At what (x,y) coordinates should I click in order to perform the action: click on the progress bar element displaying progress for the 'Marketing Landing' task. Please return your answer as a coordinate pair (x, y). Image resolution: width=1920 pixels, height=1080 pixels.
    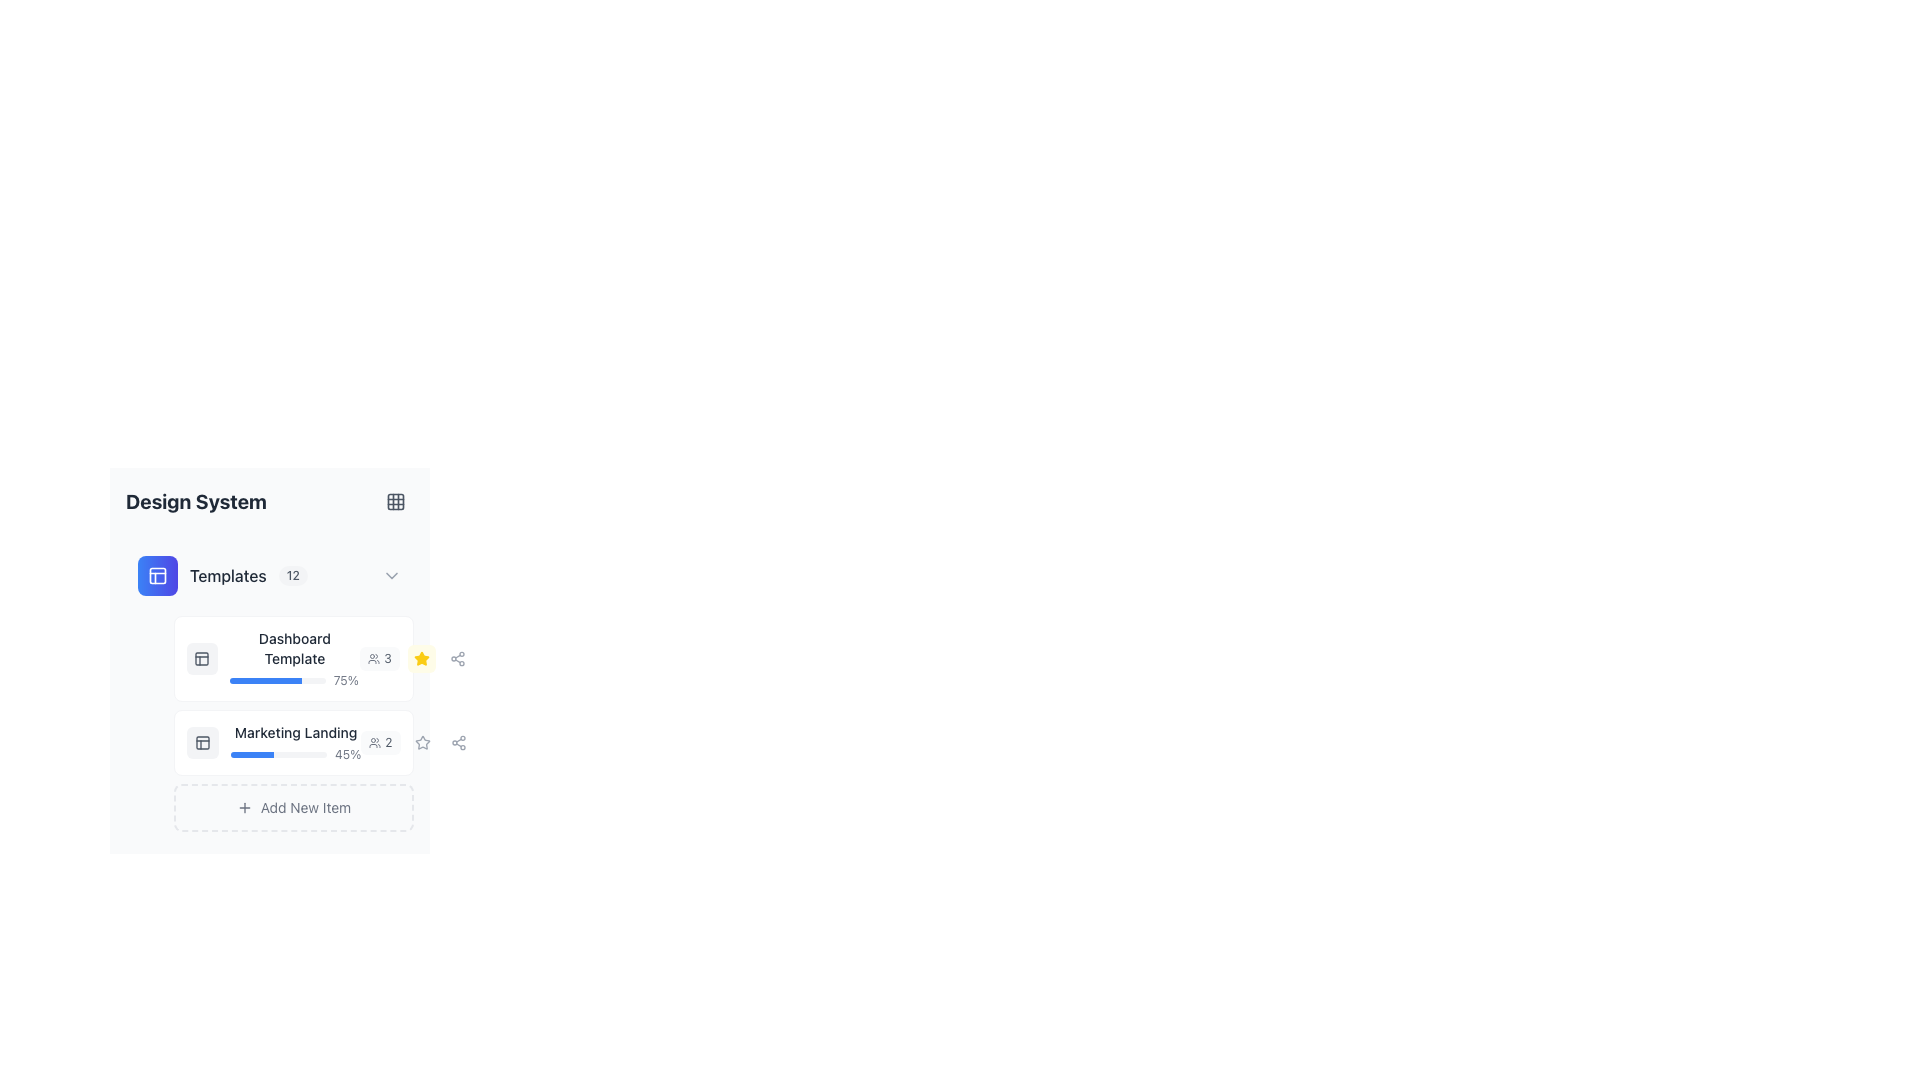
    Looking at the image, I should click on (295, 743).